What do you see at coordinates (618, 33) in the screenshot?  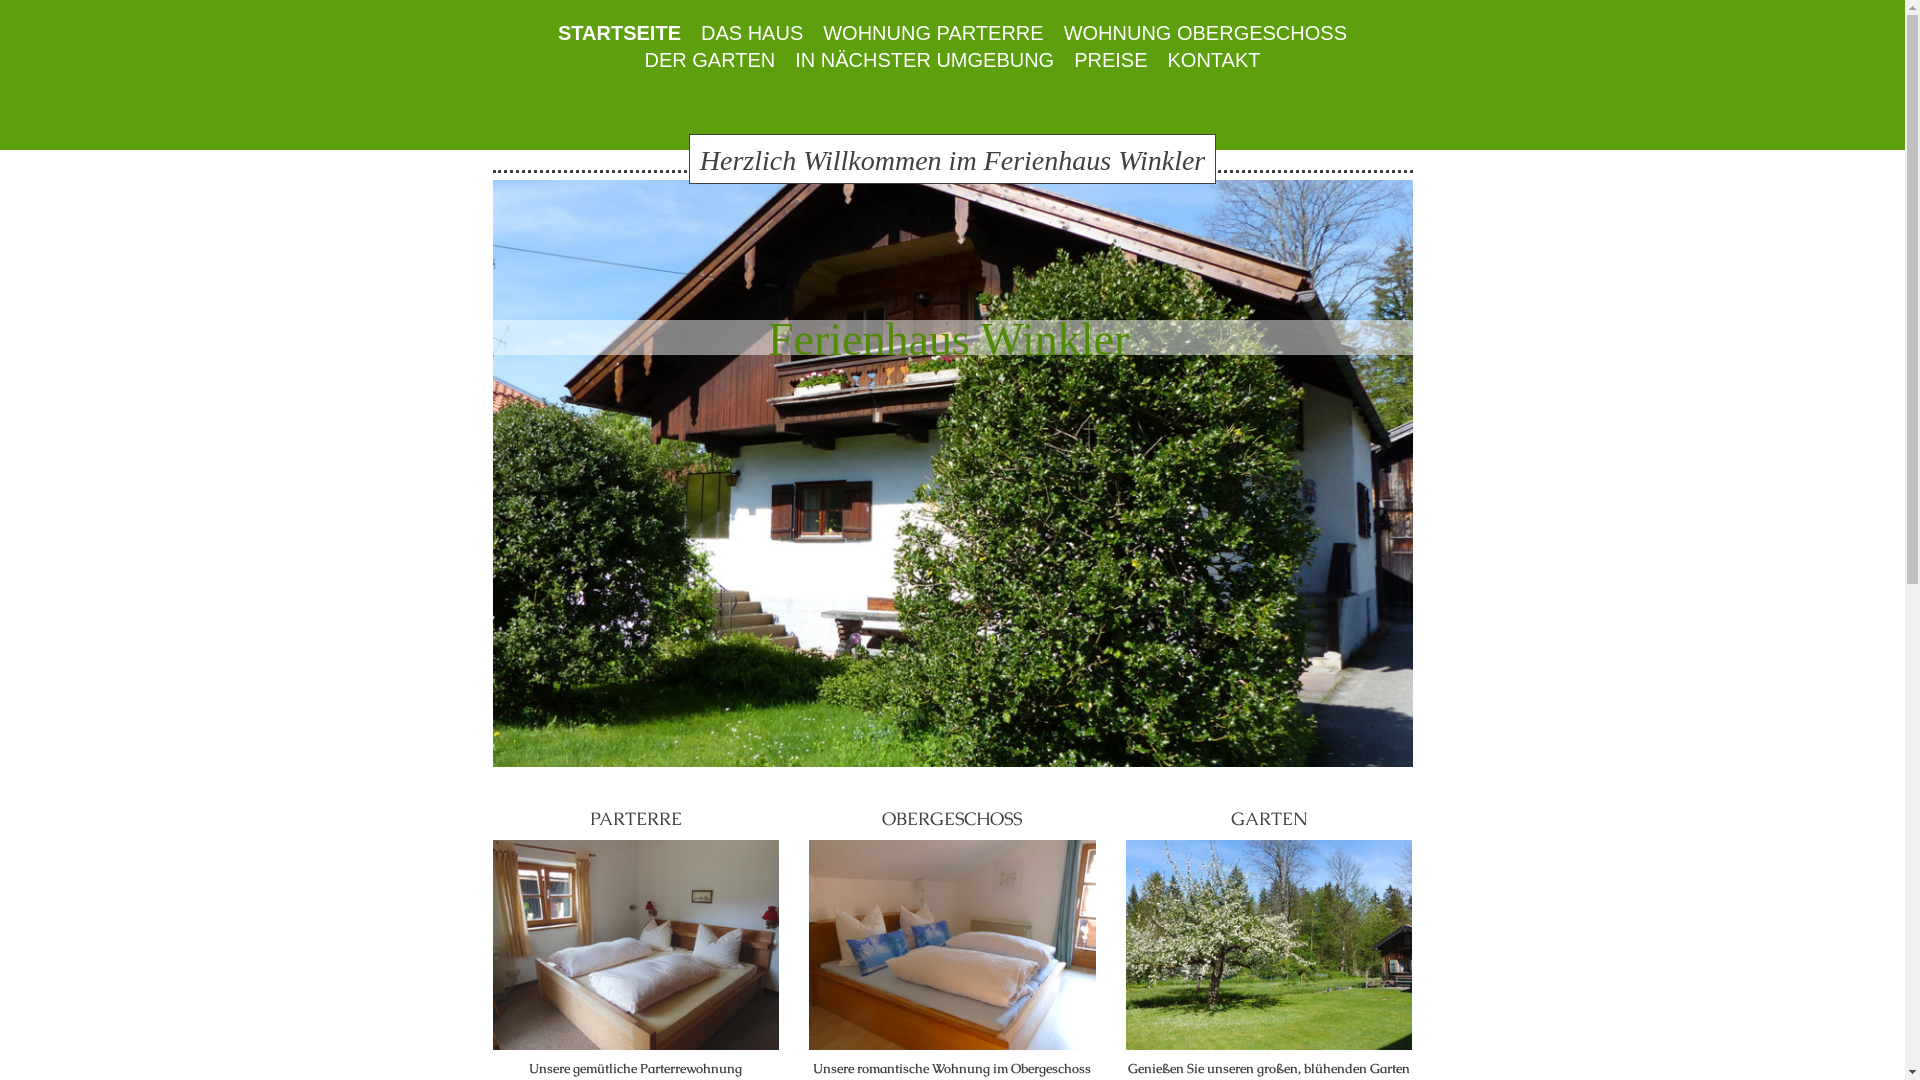 I see `'STARTSEITE'` at bounding box center [618, 33].